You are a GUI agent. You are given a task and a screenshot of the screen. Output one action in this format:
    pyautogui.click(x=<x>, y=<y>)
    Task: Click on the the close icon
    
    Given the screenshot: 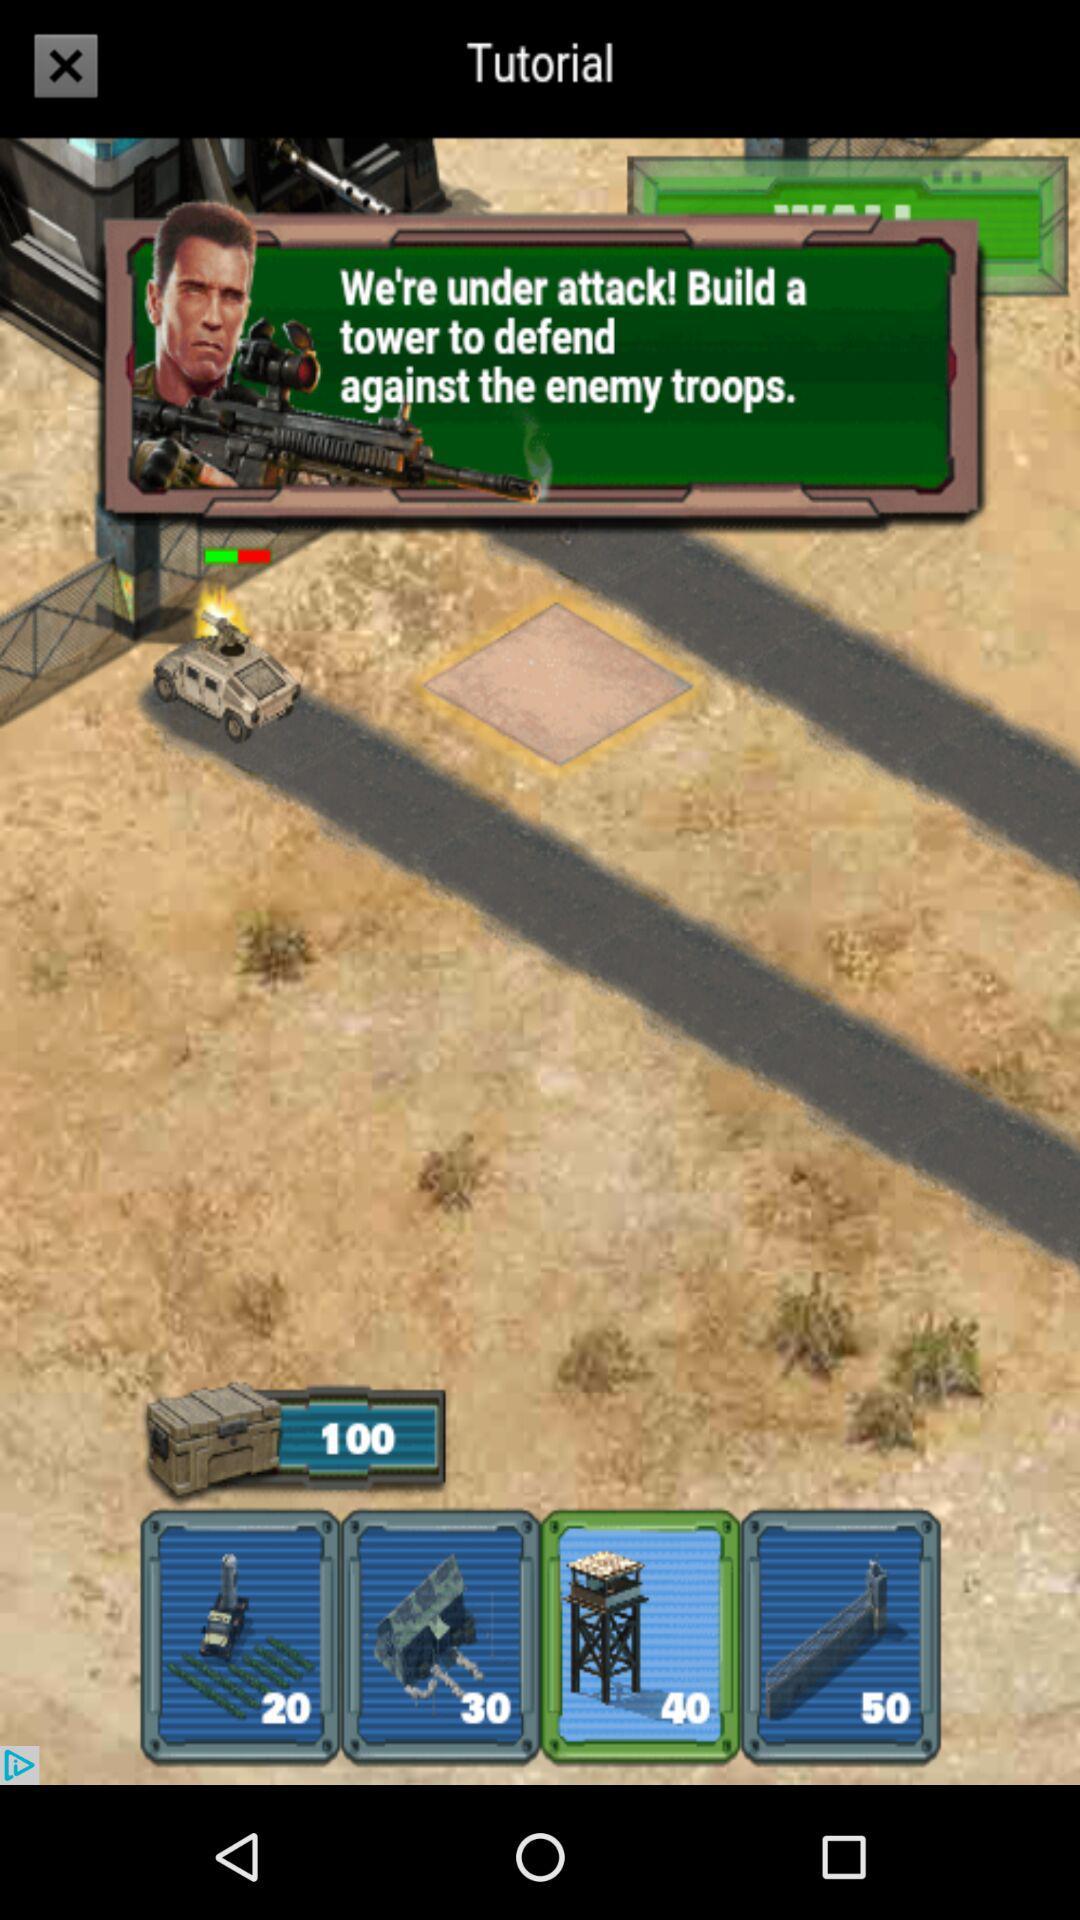 What is the action you would take?
    pyautogui.click(x=77, y=83)
    